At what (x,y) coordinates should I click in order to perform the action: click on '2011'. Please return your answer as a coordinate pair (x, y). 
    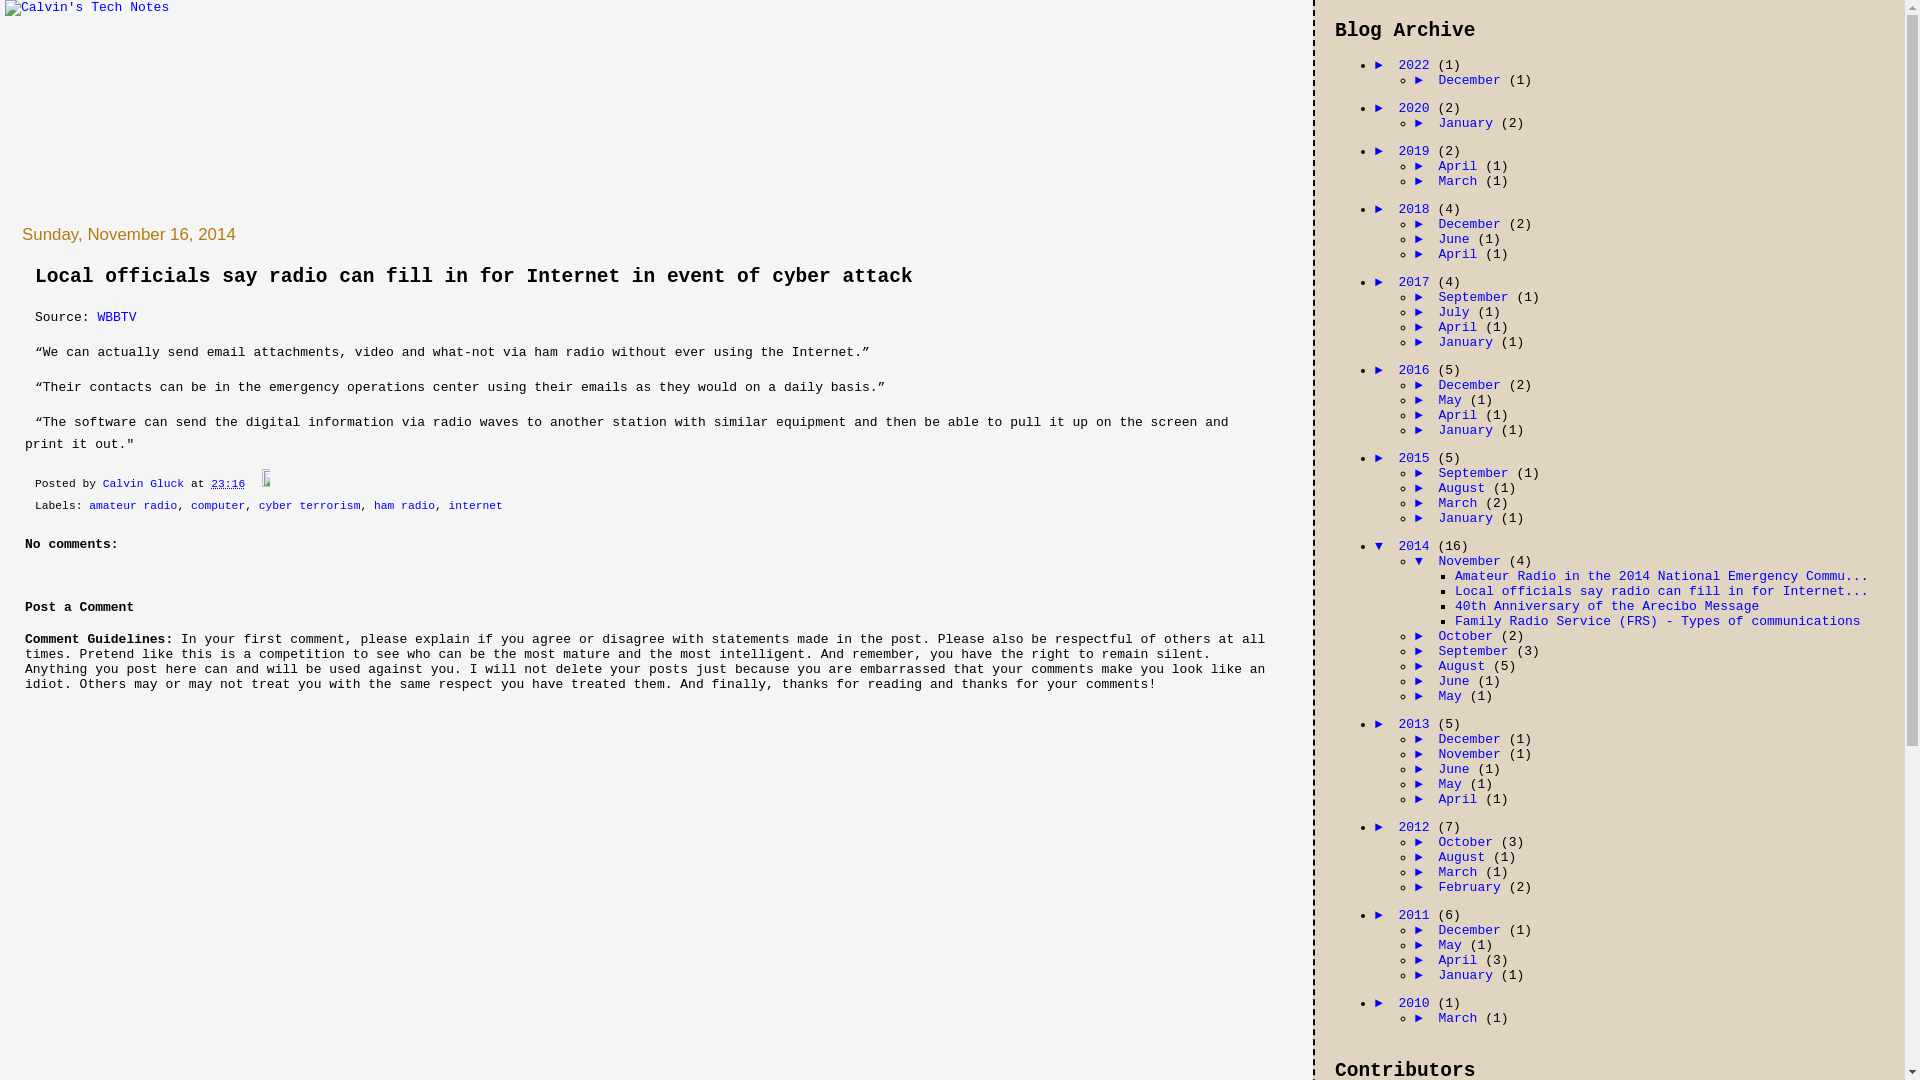
    Looking at the image, I should click on (1416, 915).